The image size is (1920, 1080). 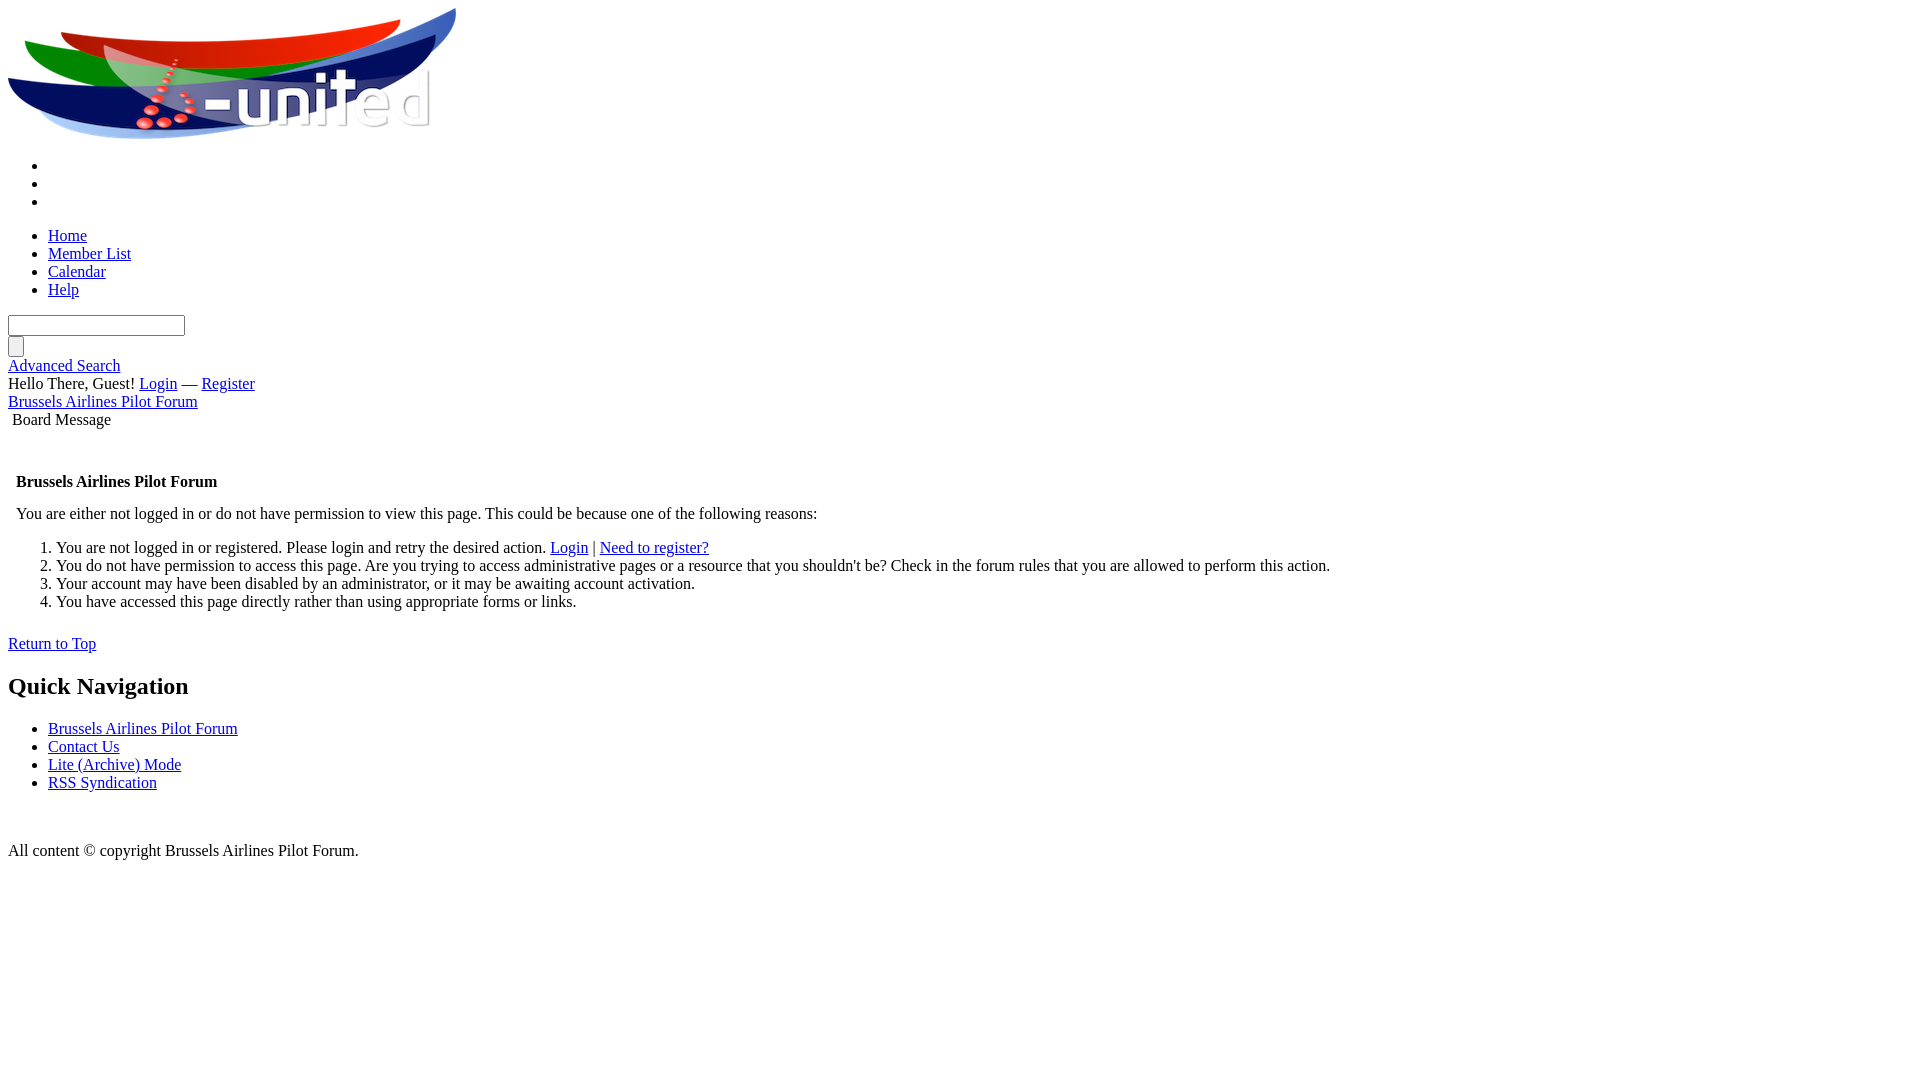 What do you see at coordinates (227, 383) in the screenshot?
I see `'Register'` at bounding box center [227, 383].